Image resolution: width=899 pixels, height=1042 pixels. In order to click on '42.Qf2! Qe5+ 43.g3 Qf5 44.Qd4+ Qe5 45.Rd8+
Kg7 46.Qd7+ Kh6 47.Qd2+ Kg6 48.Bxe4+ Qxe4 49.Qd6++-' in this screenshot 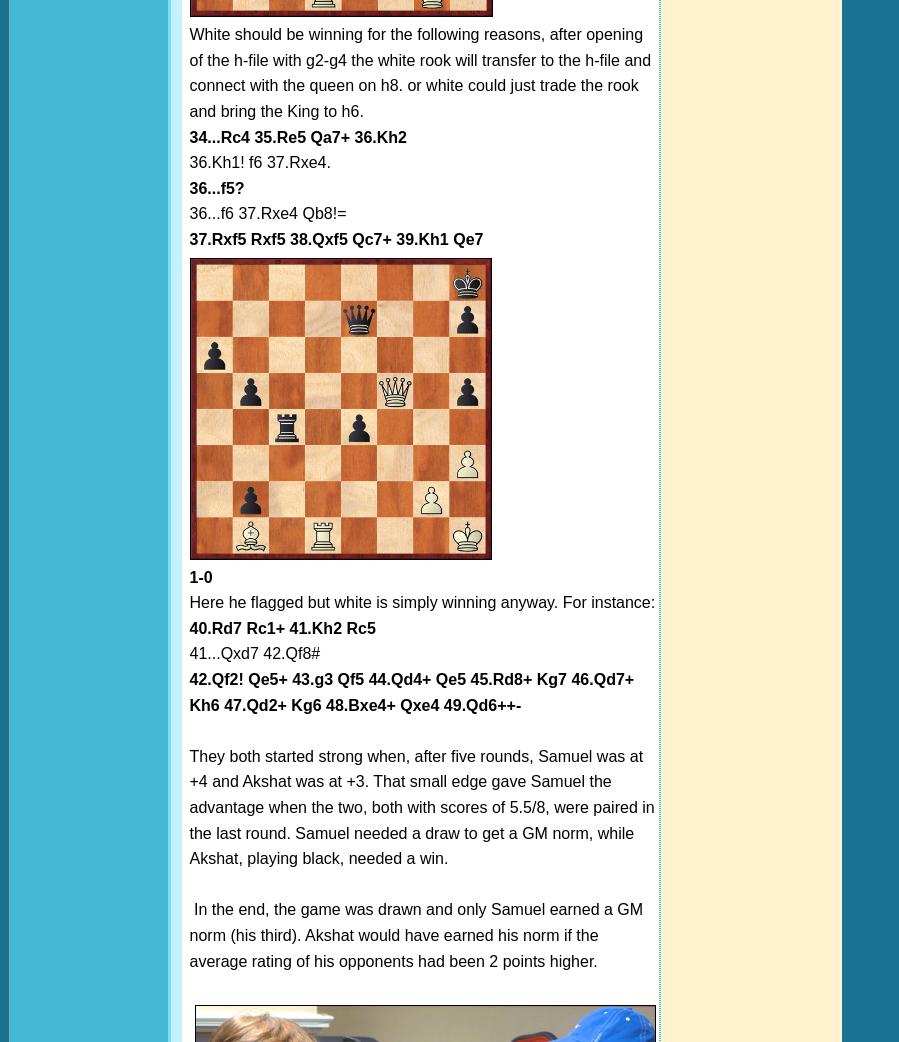, I will do `click(410, 691)`.